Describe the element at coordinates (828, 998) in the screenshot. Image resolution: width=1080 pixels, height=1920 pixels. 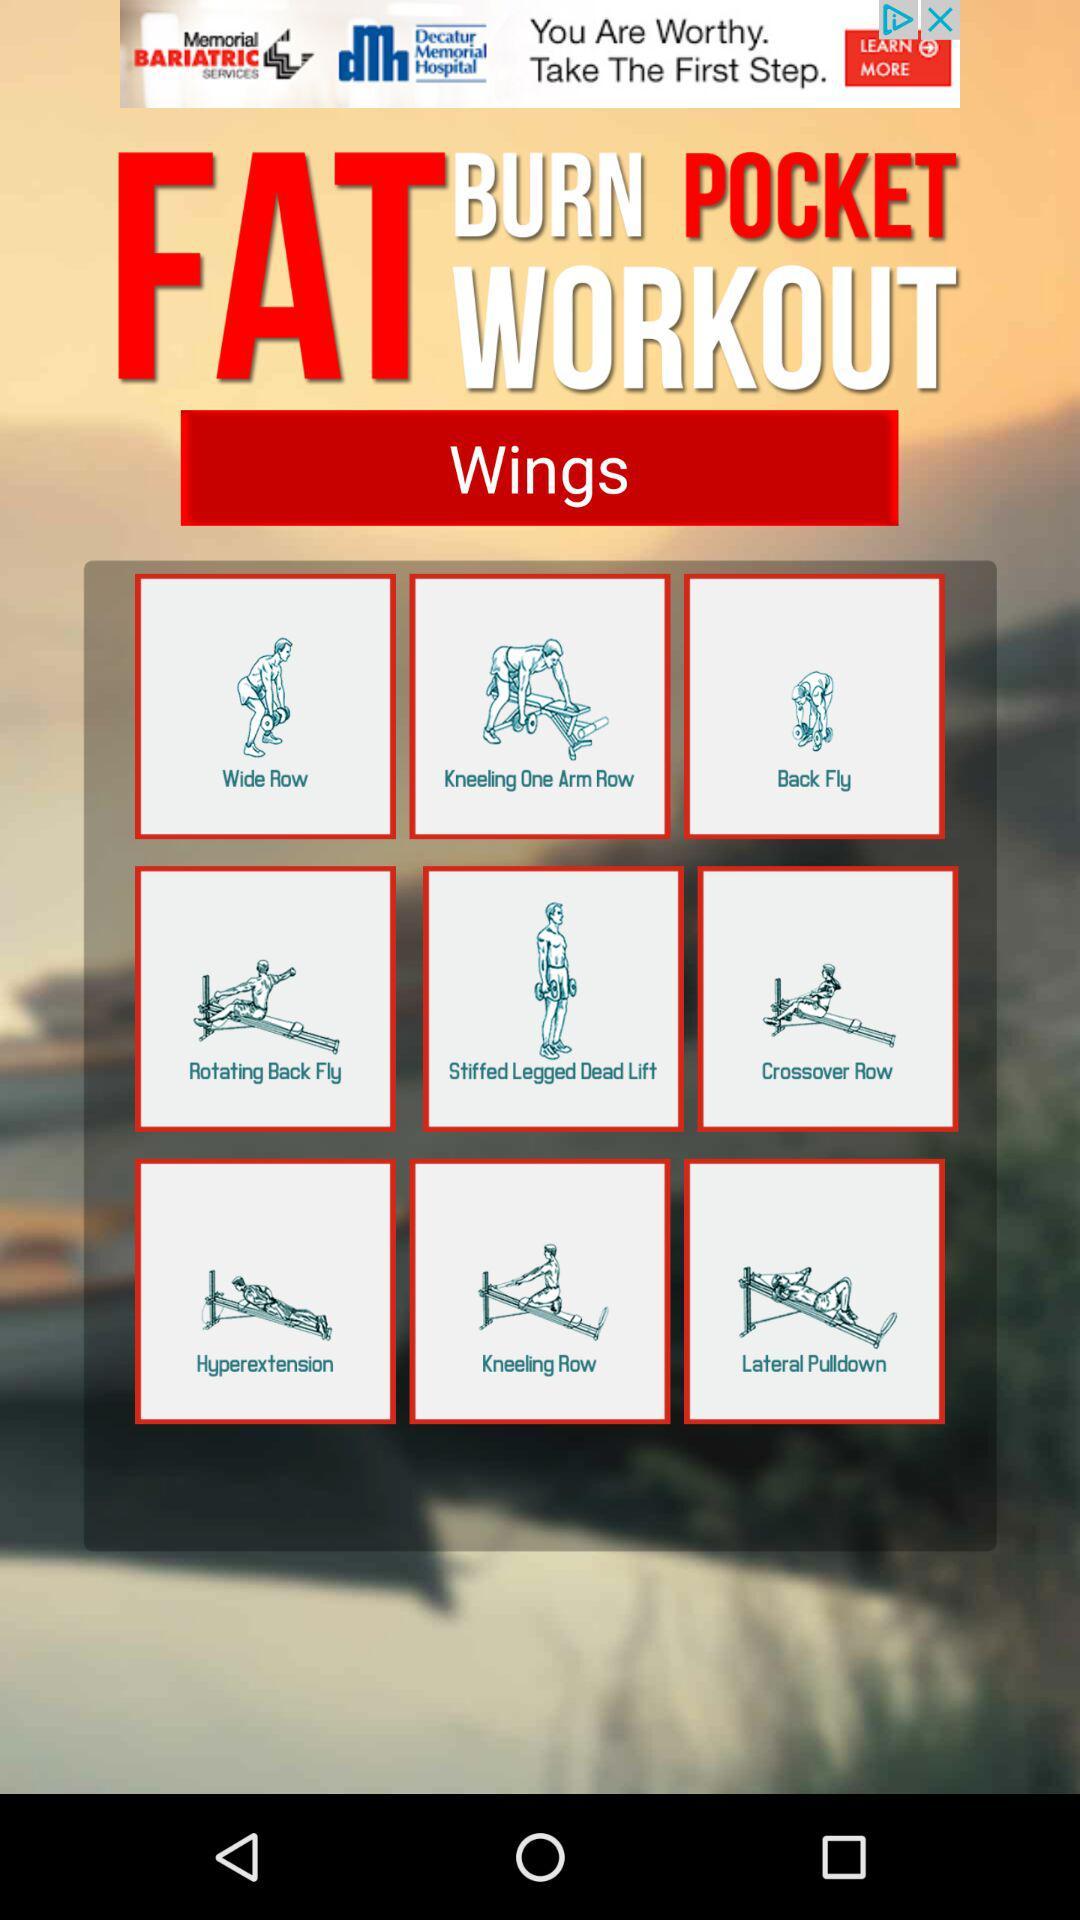
I see `excercise` at that location.